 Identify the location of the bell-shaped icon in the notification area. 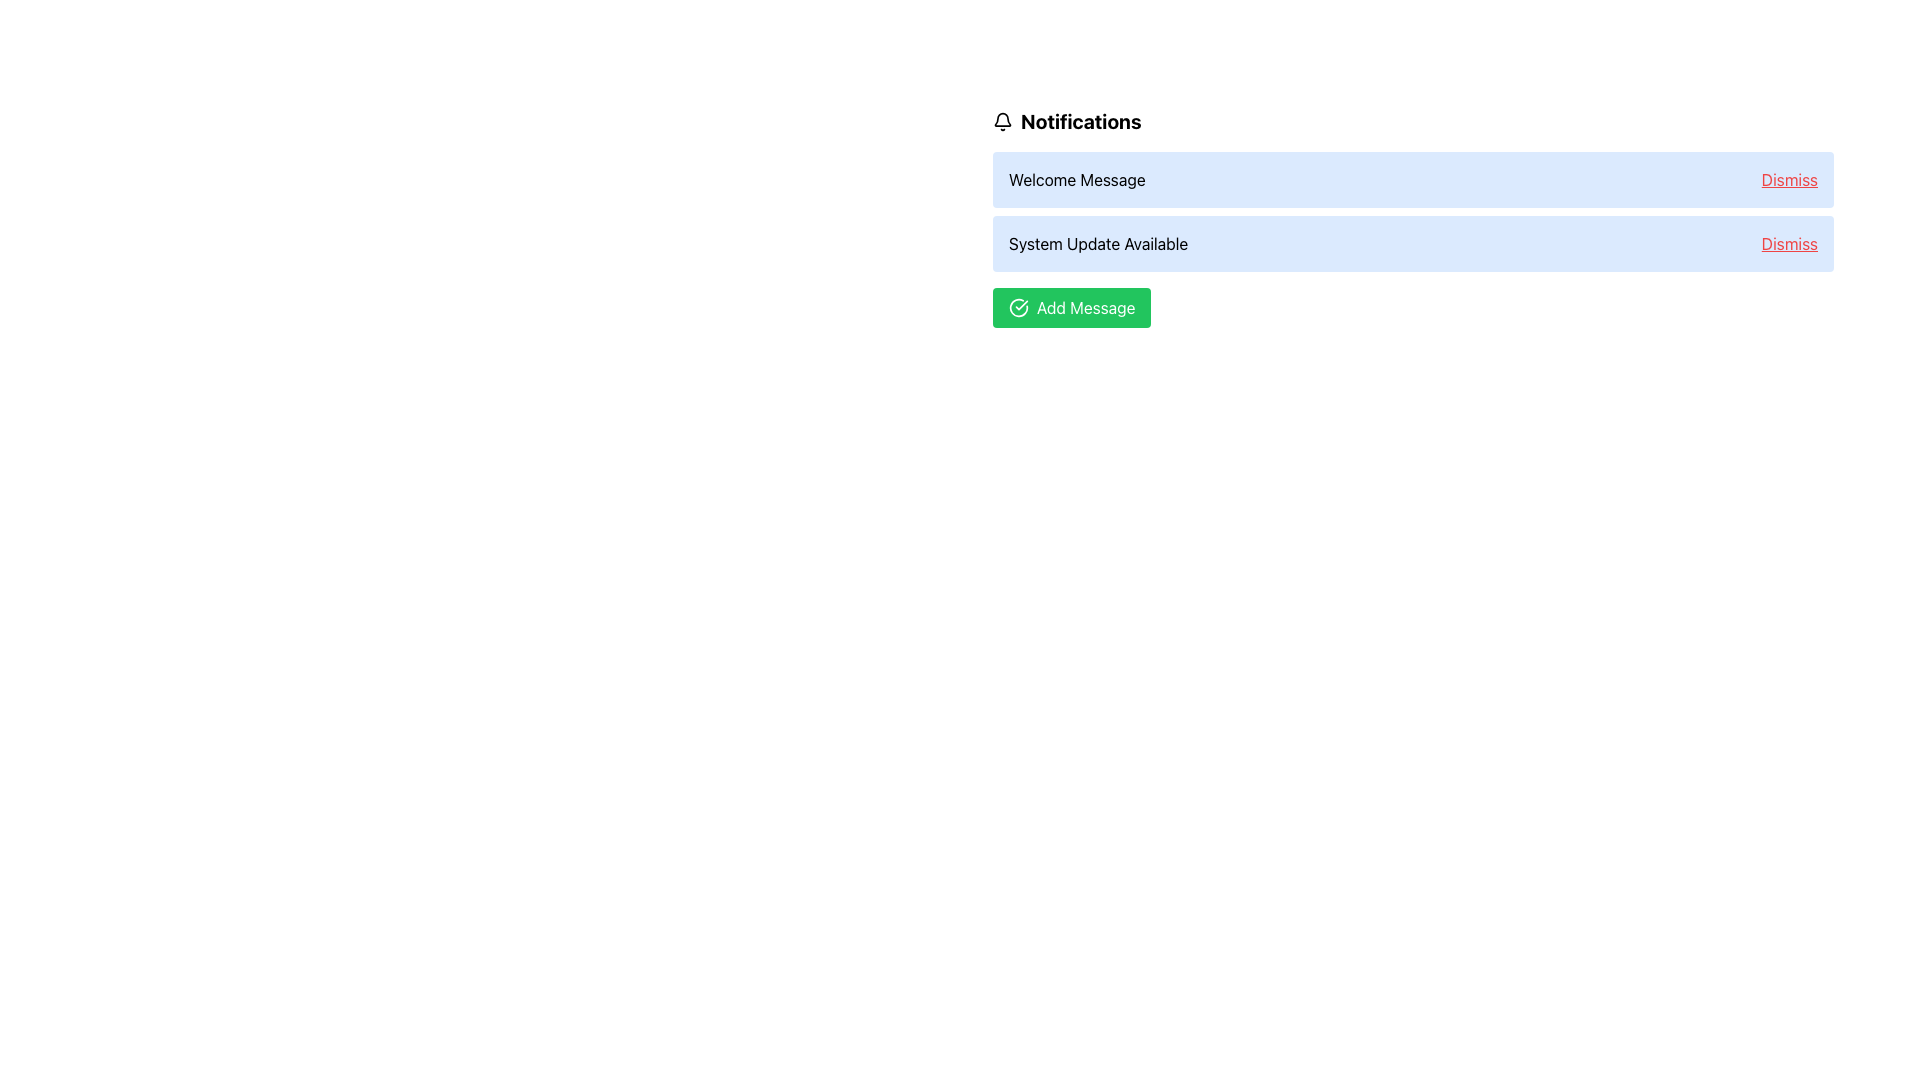
(1003, 122).